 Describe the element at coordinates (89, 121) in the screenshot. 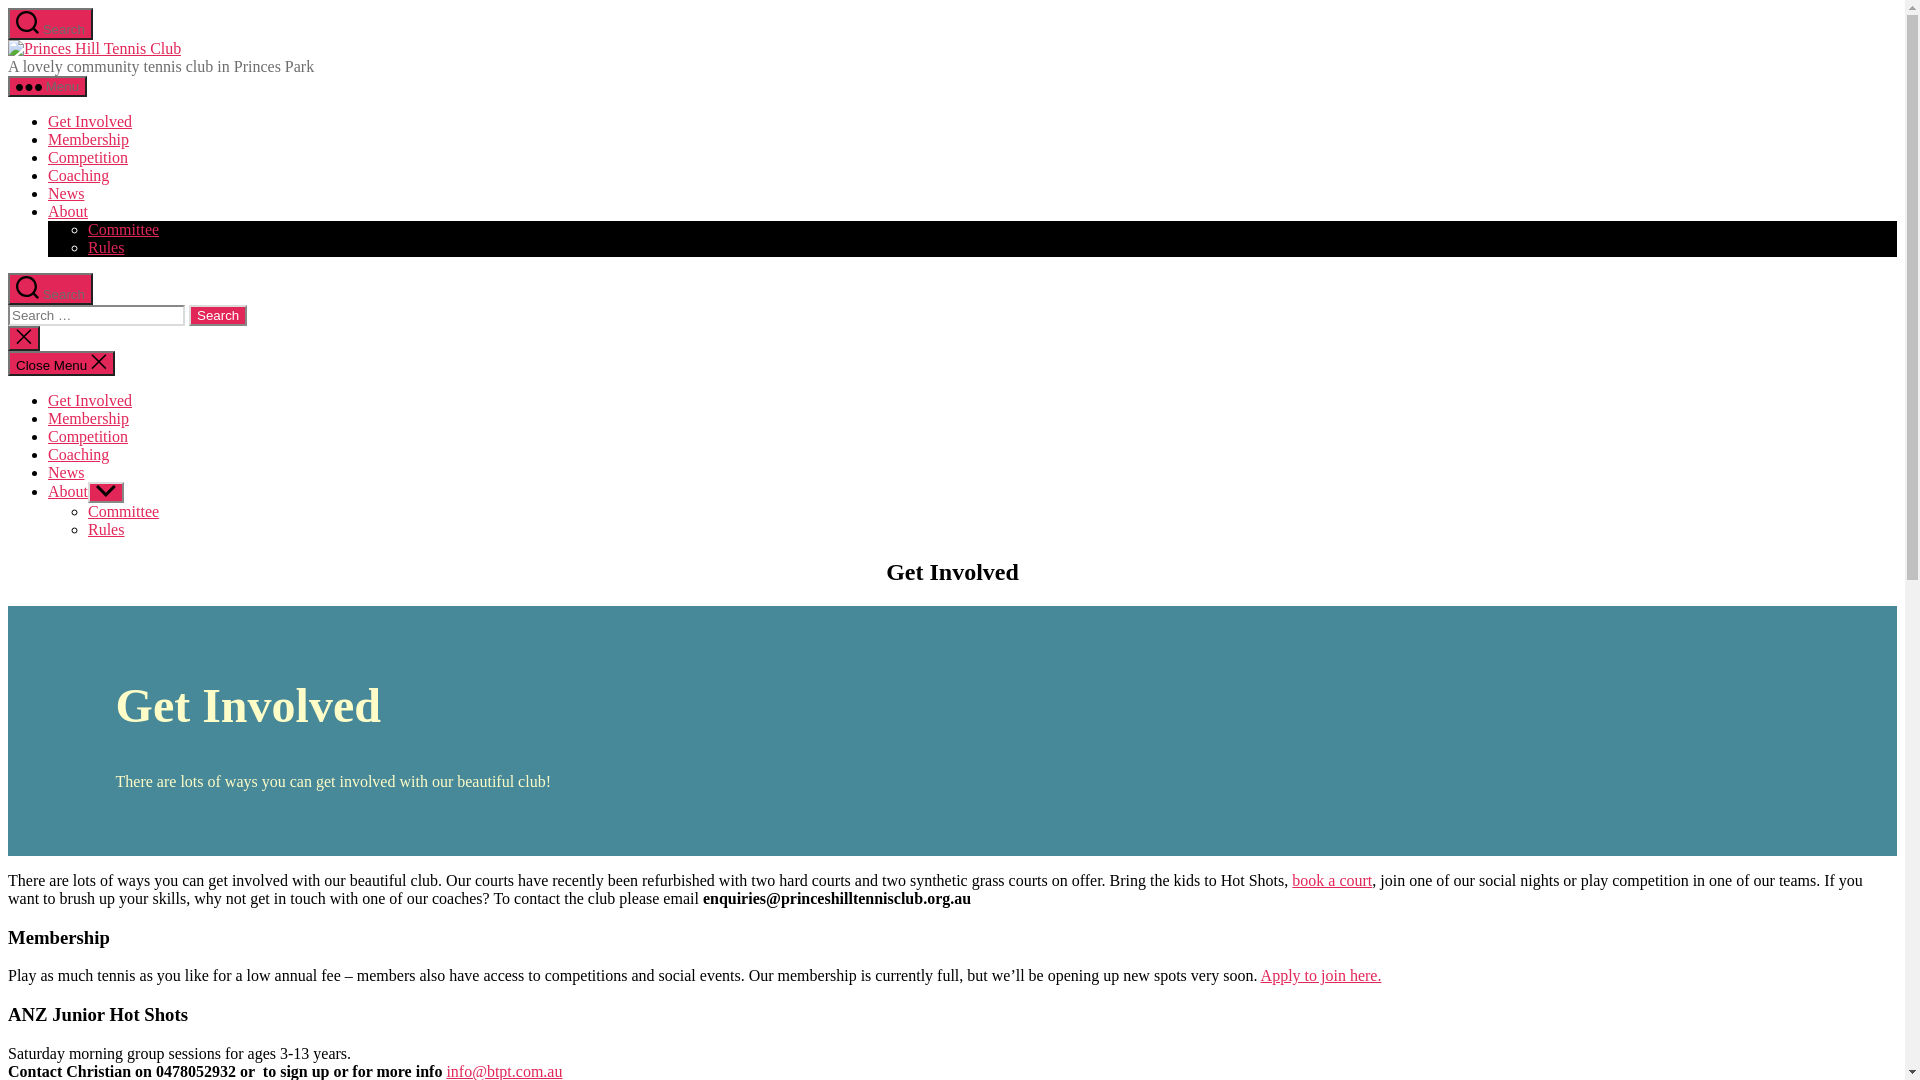

I see `'Get Involved'` at that location.